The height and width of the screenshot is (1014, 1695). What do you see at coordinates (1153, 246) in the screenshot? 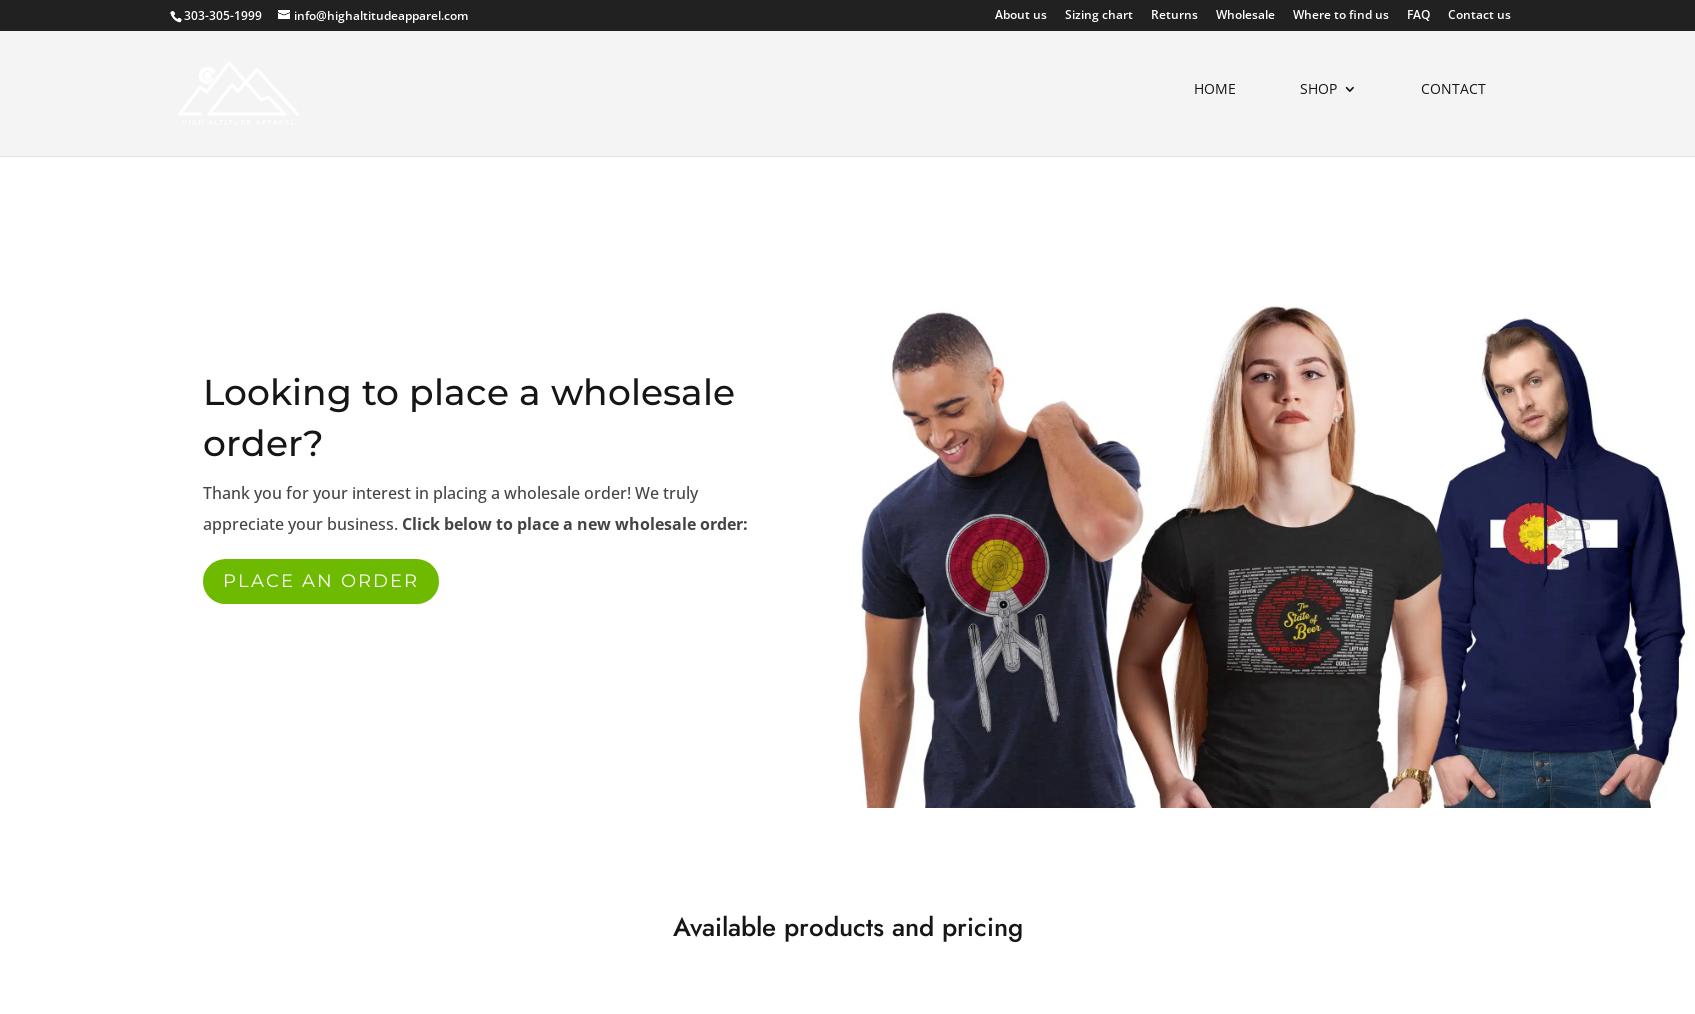
I see `'Unisex apparel'` at bounding box center [1153, 246].